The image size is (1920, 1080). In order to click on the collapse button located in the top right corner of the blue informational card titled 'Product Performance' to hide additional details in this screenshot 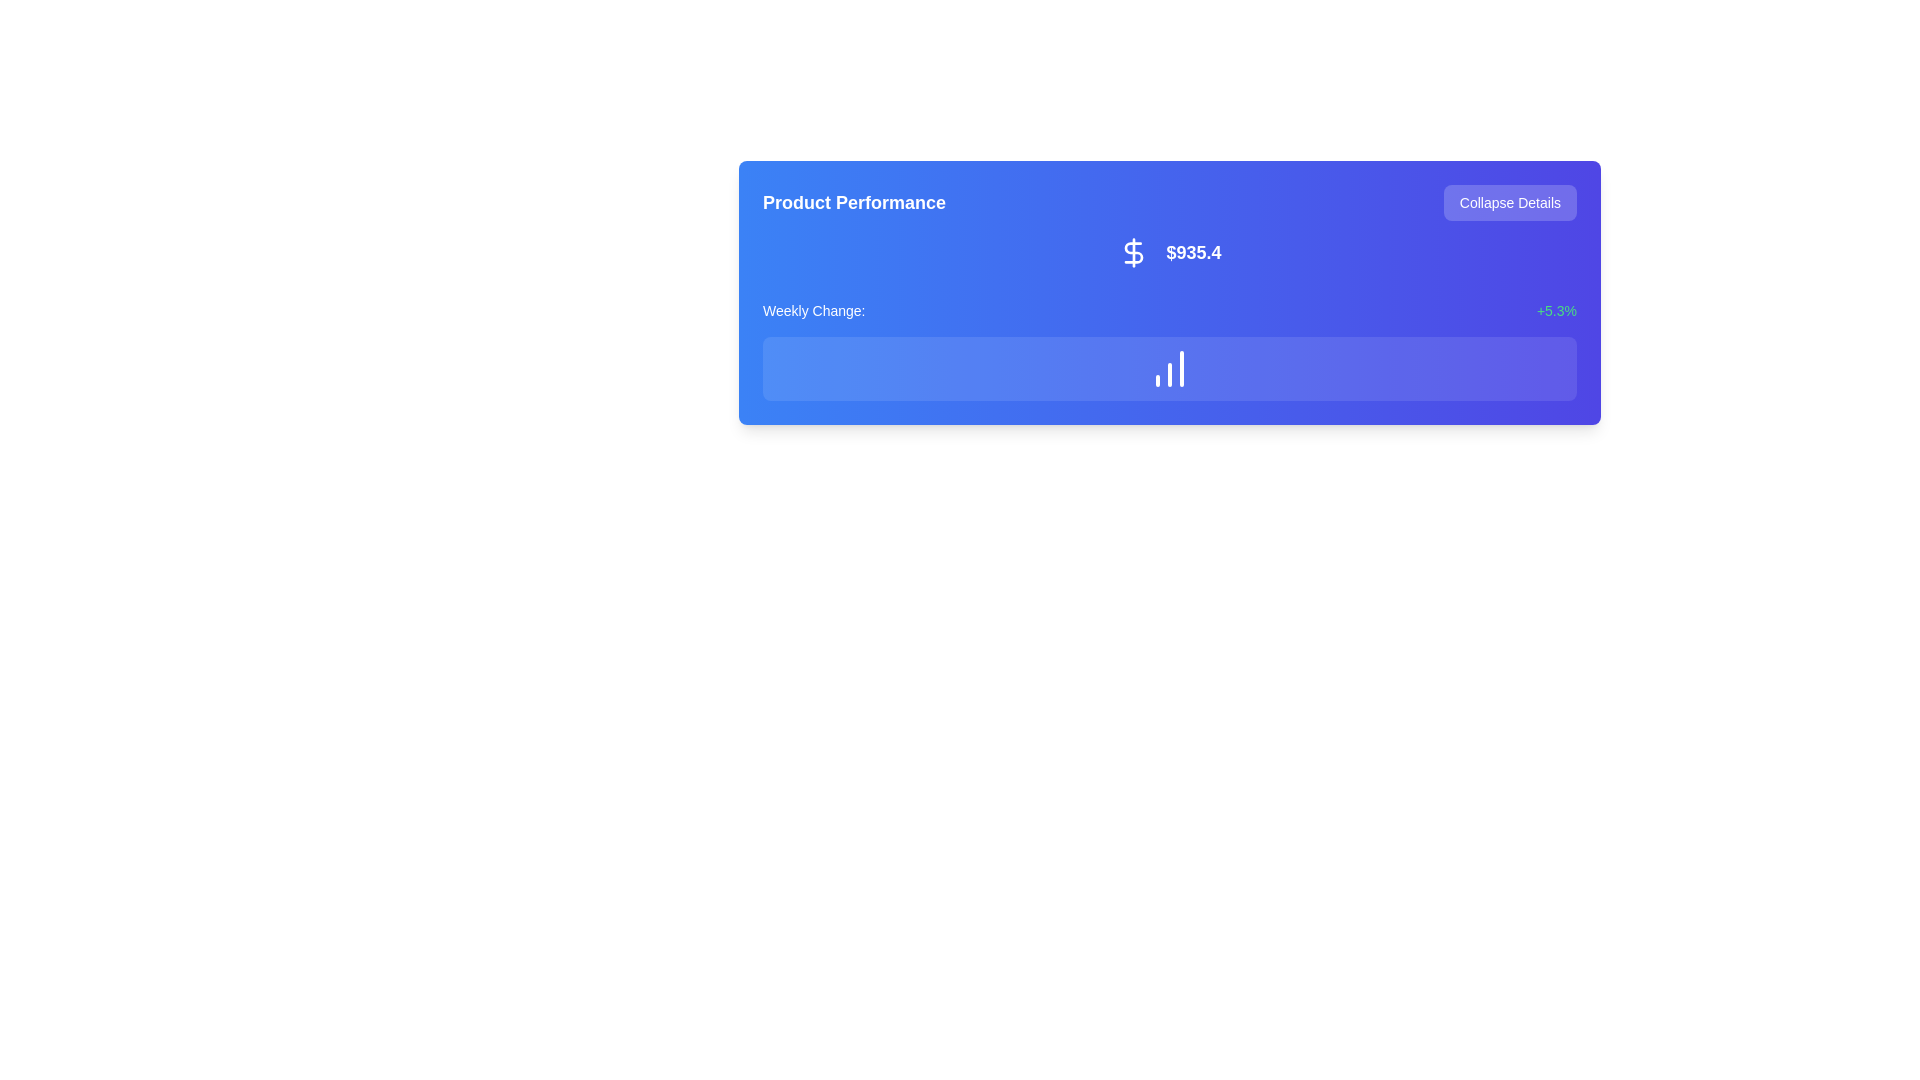, I will do `click(1510, 203)`.